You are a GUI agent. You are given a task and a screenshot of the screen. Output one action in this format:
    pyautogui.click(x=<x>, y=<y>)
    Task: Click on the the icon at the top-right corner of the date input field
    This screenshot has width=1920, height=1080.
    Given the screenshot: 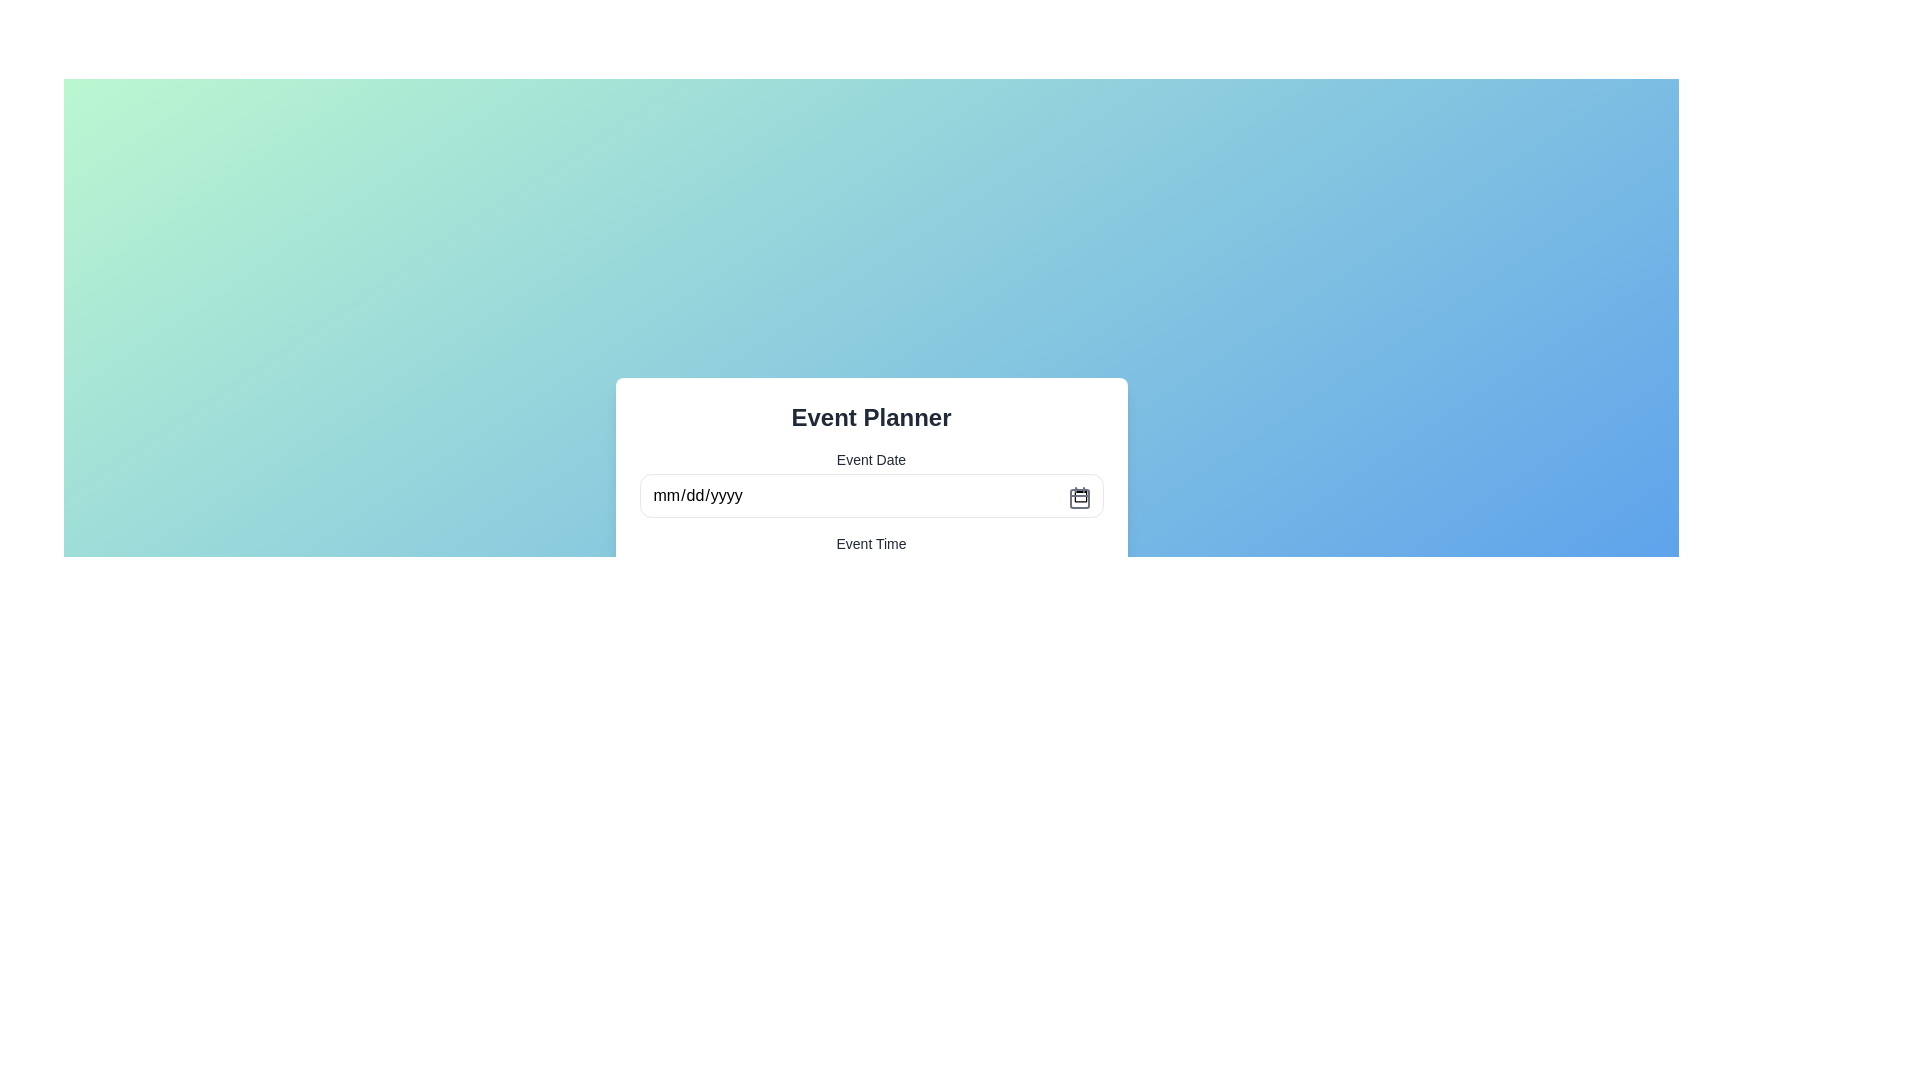 What is the action you would take?
    pyautogui.click(x=1078, y=496)
    